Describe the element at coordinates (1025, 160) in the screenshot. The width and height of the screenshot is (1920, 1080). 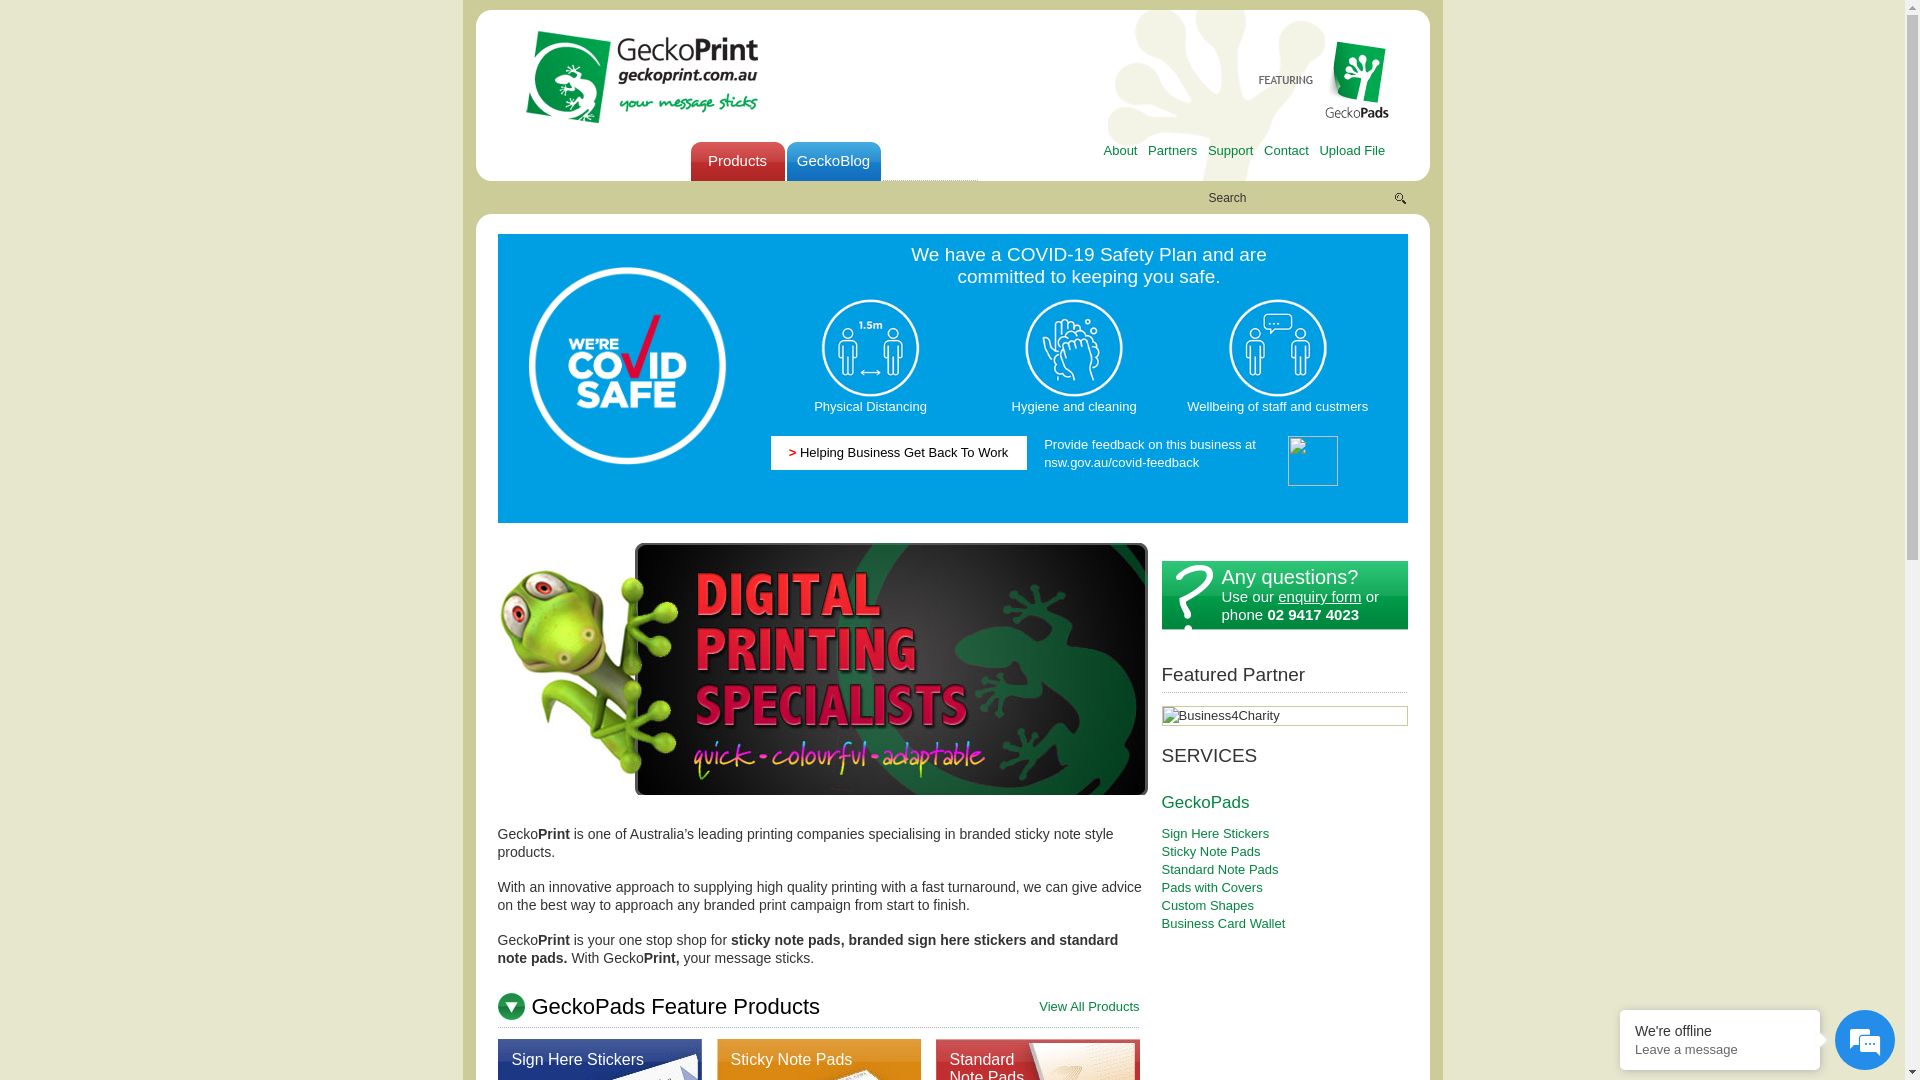
I see `'Quote'` at that location.